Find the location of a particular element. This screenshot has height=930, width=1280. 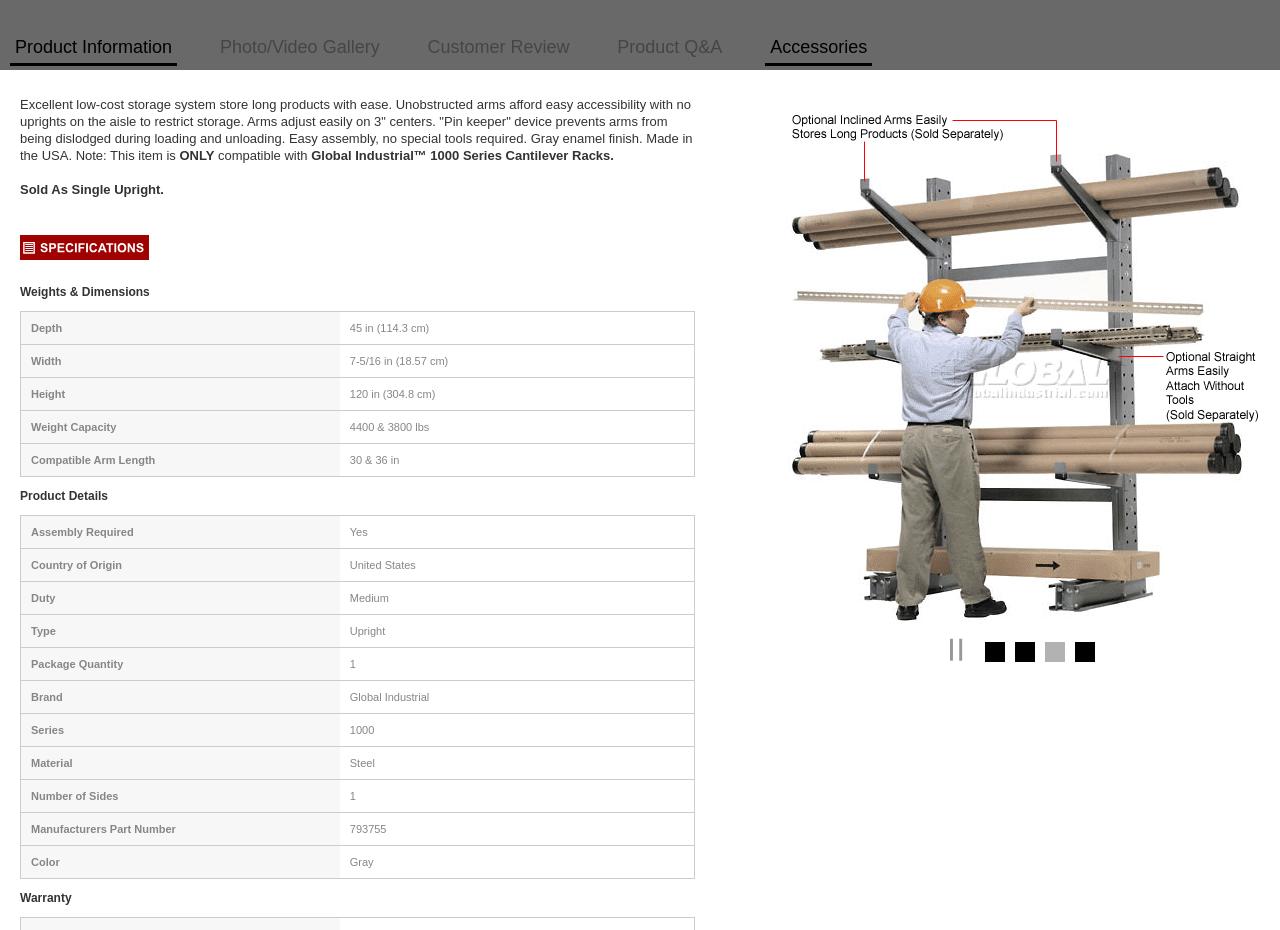

'Warranty' is located at coordinates (45, 898).